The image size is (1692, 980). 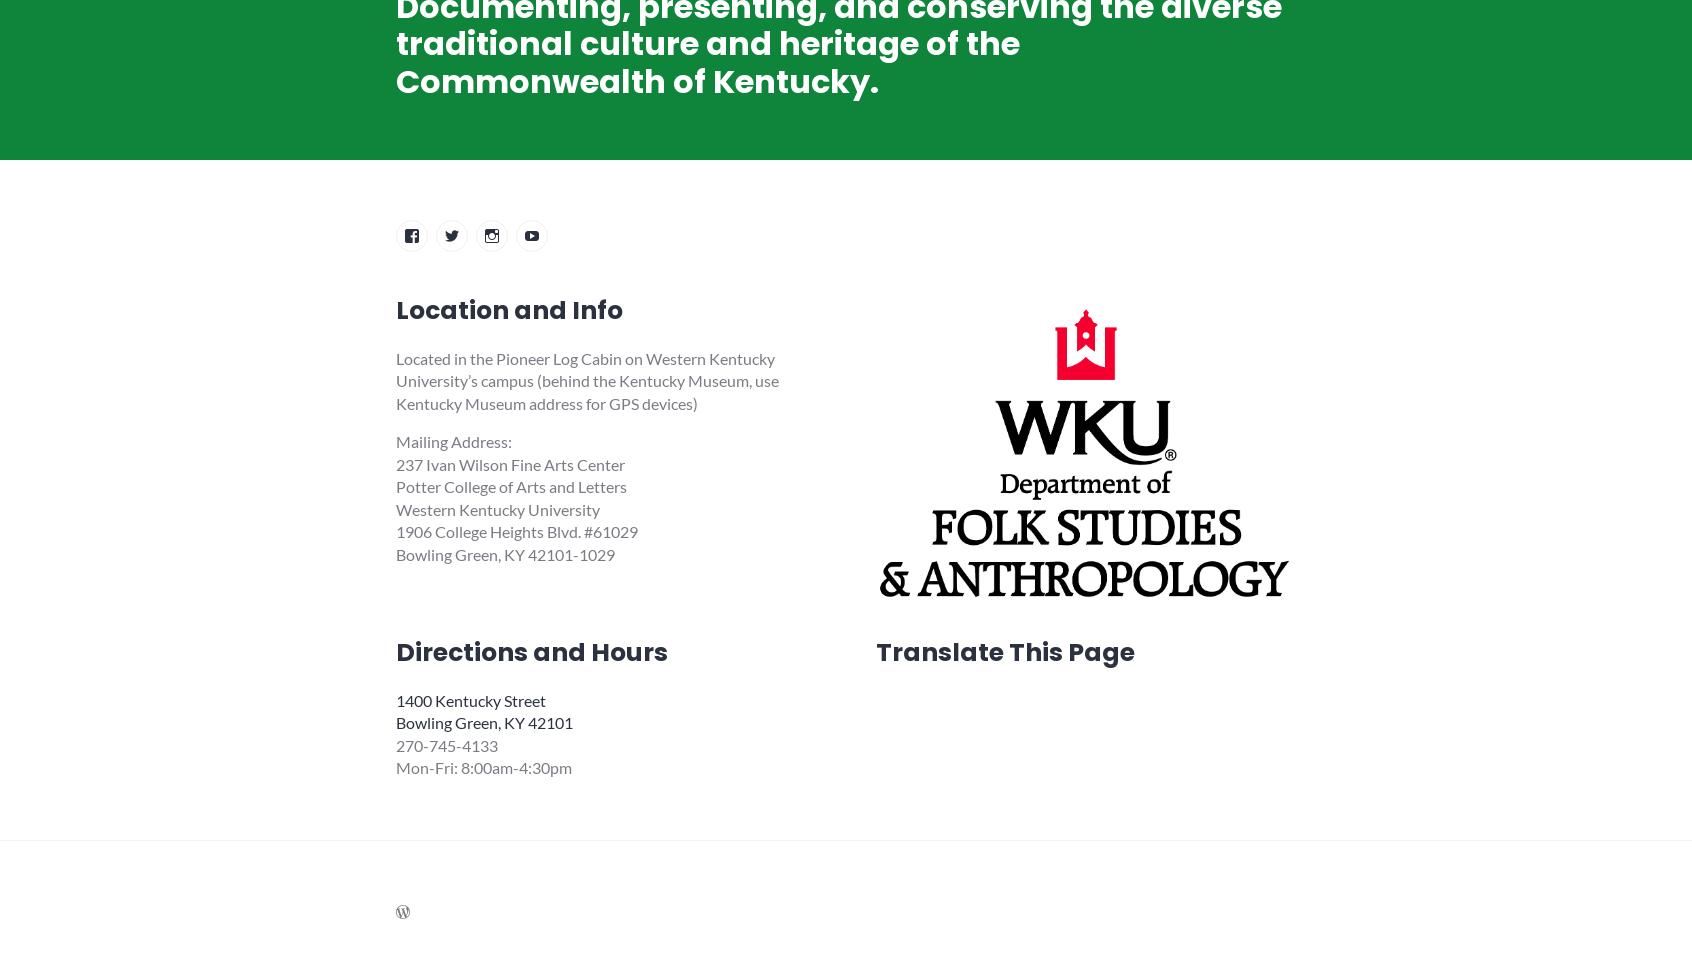 What do you see at coordinates (470, 699) in the screenshot?
I see `'1400 Kentucky Street'` at bounding box center [470, 699].